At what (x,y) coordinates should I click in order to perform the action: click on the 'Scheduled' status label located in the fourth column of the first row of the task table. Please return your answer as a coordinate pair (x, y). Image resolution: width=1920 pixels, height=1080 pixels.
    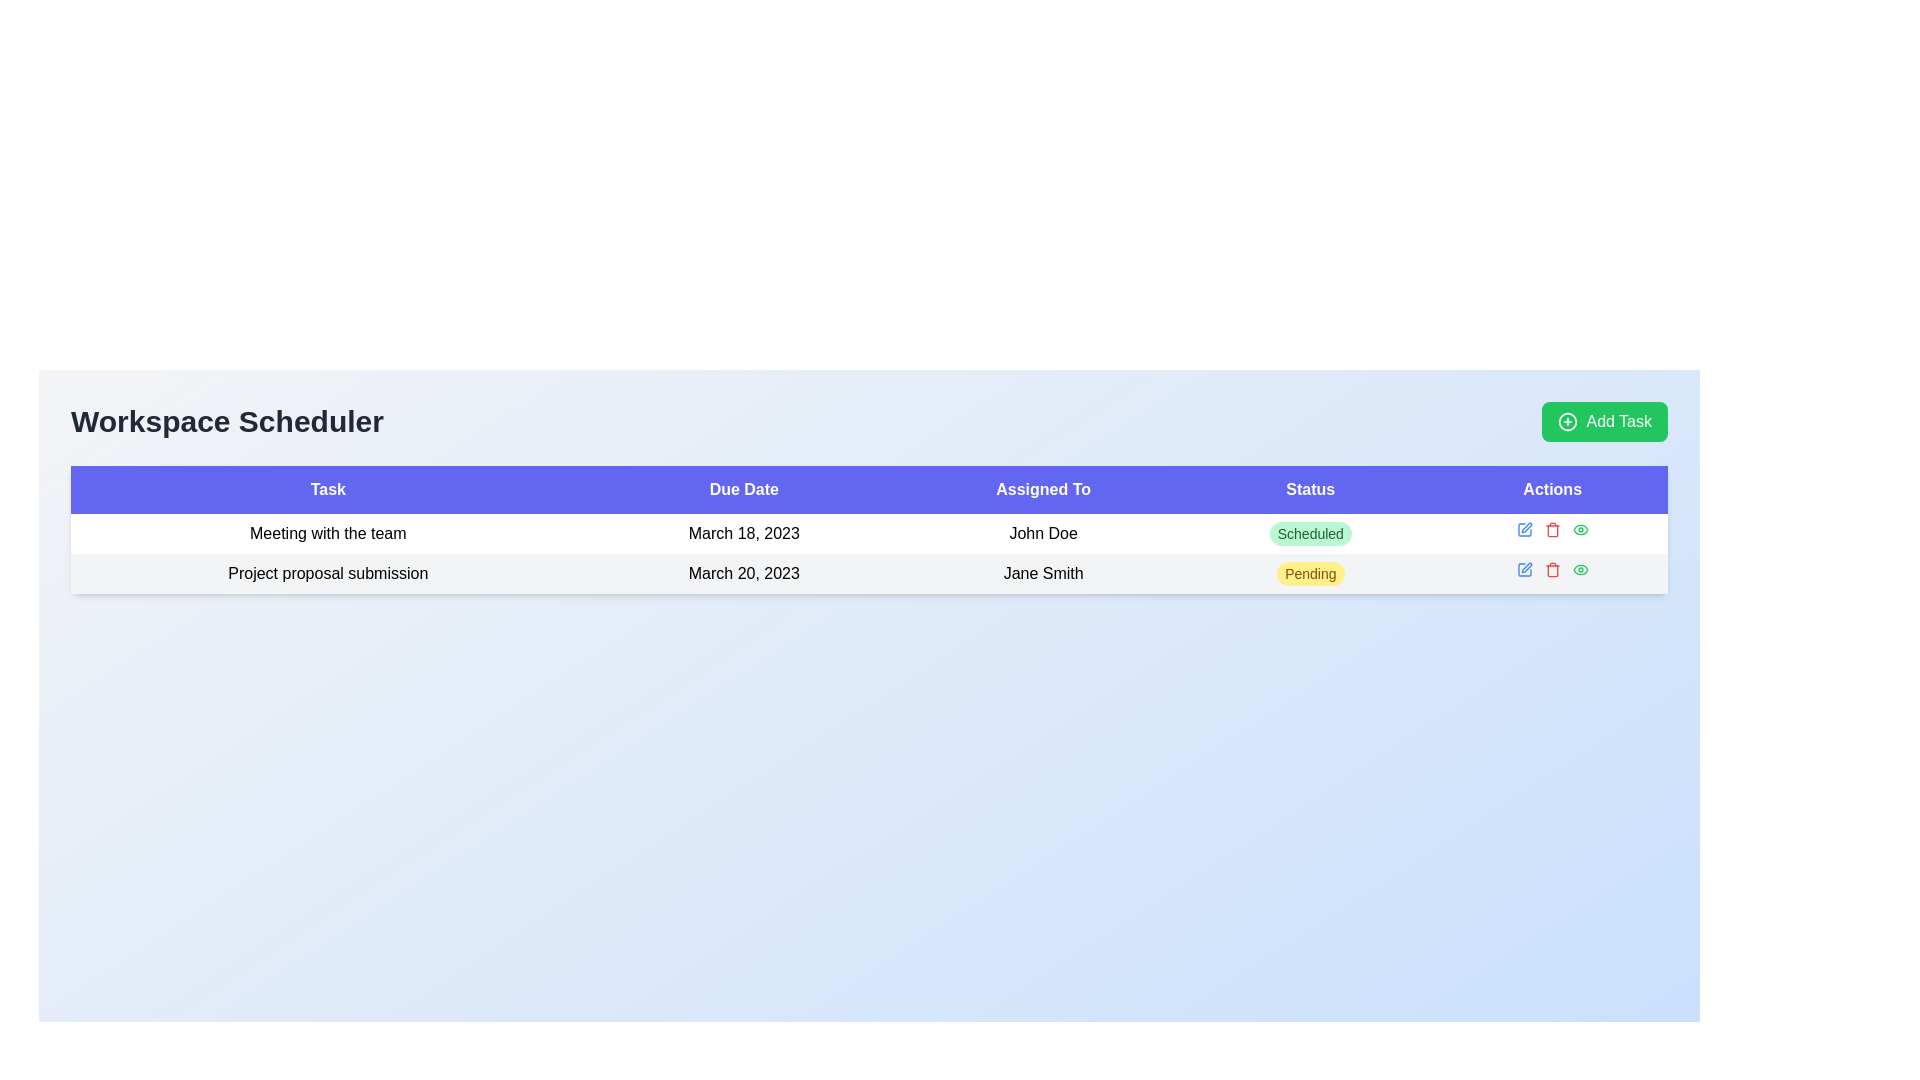
    Looking at the image, I should click on (1310, 532).